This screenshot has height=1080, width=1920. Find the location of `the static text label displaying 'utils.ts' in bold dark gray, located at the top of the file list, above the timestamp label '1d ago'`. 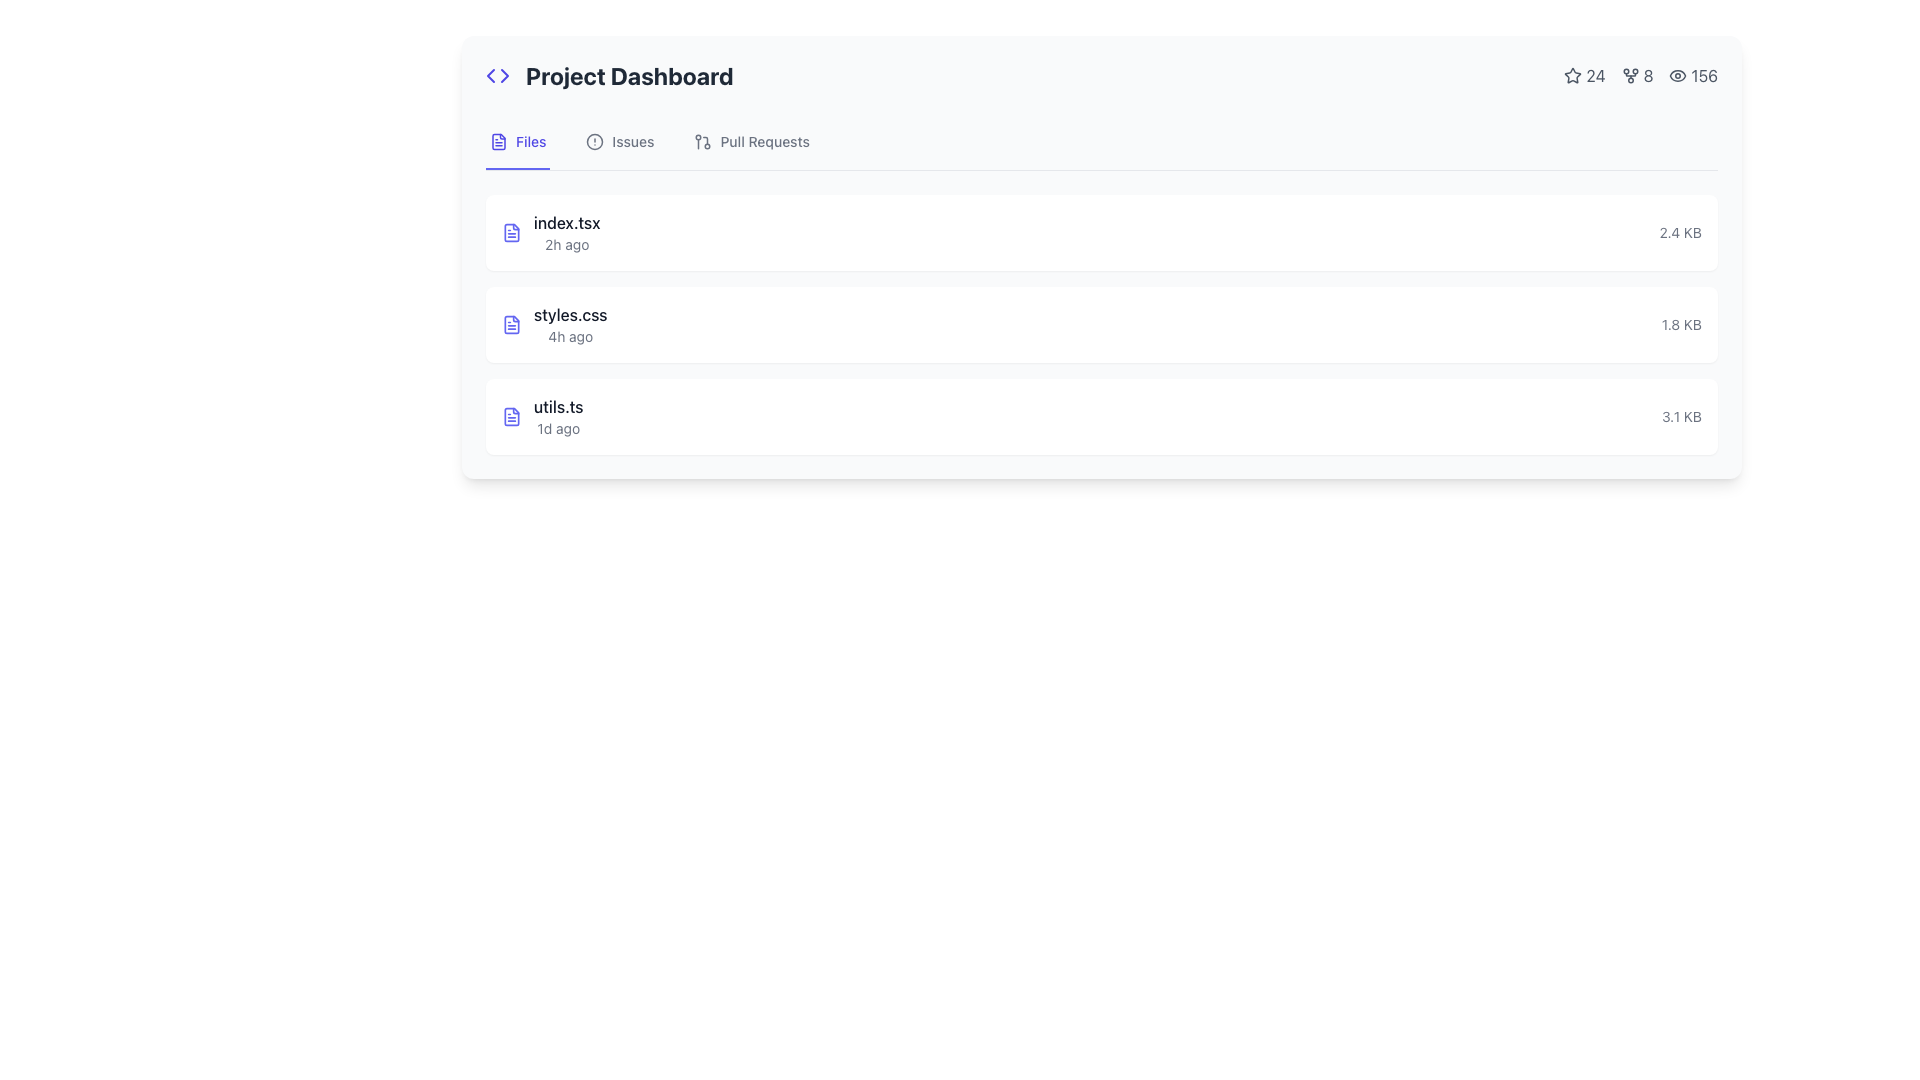

the static text label displaying 'utils.ts' in bold dark gray, located at the top of the file list, above the timestamp label '1d ago' is located at coordinates (558, 406).